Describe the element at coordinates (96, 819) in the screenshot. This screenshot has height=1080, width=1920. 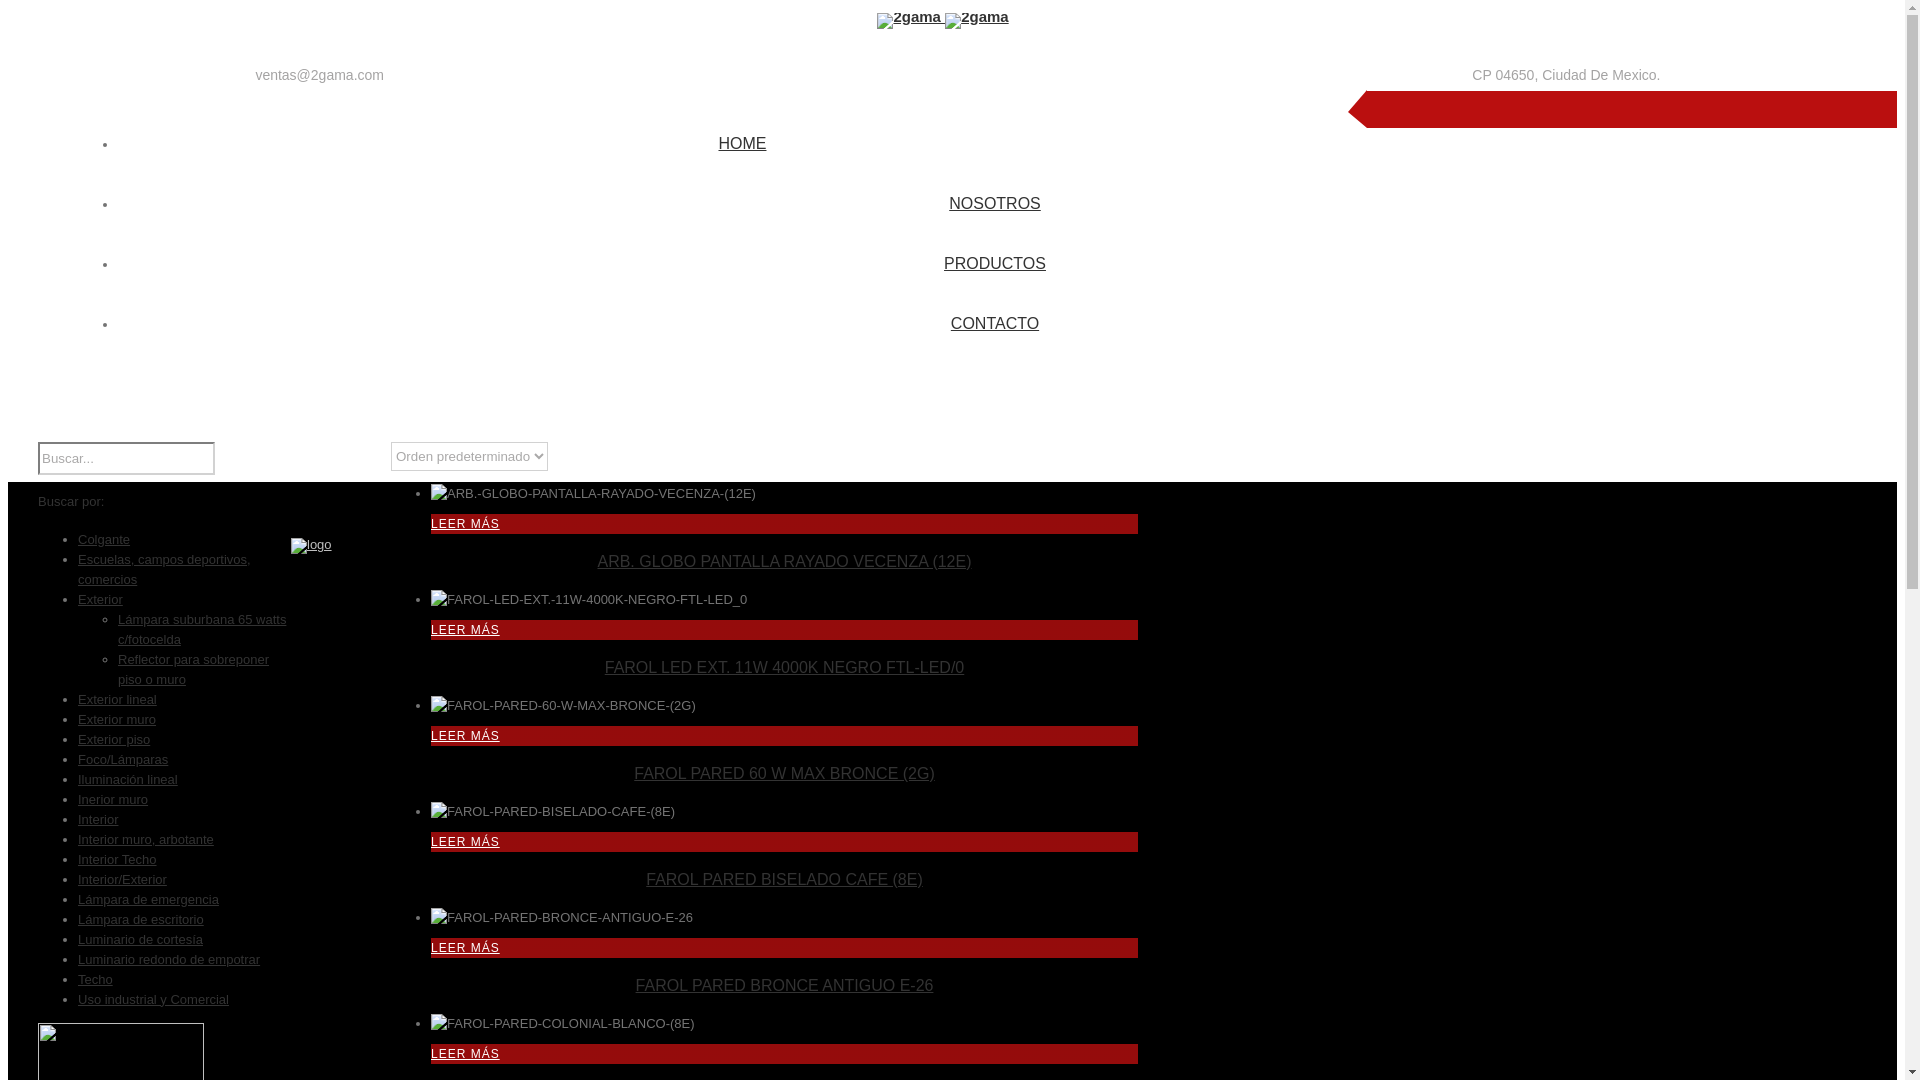
I see `'Interior'` at that location.